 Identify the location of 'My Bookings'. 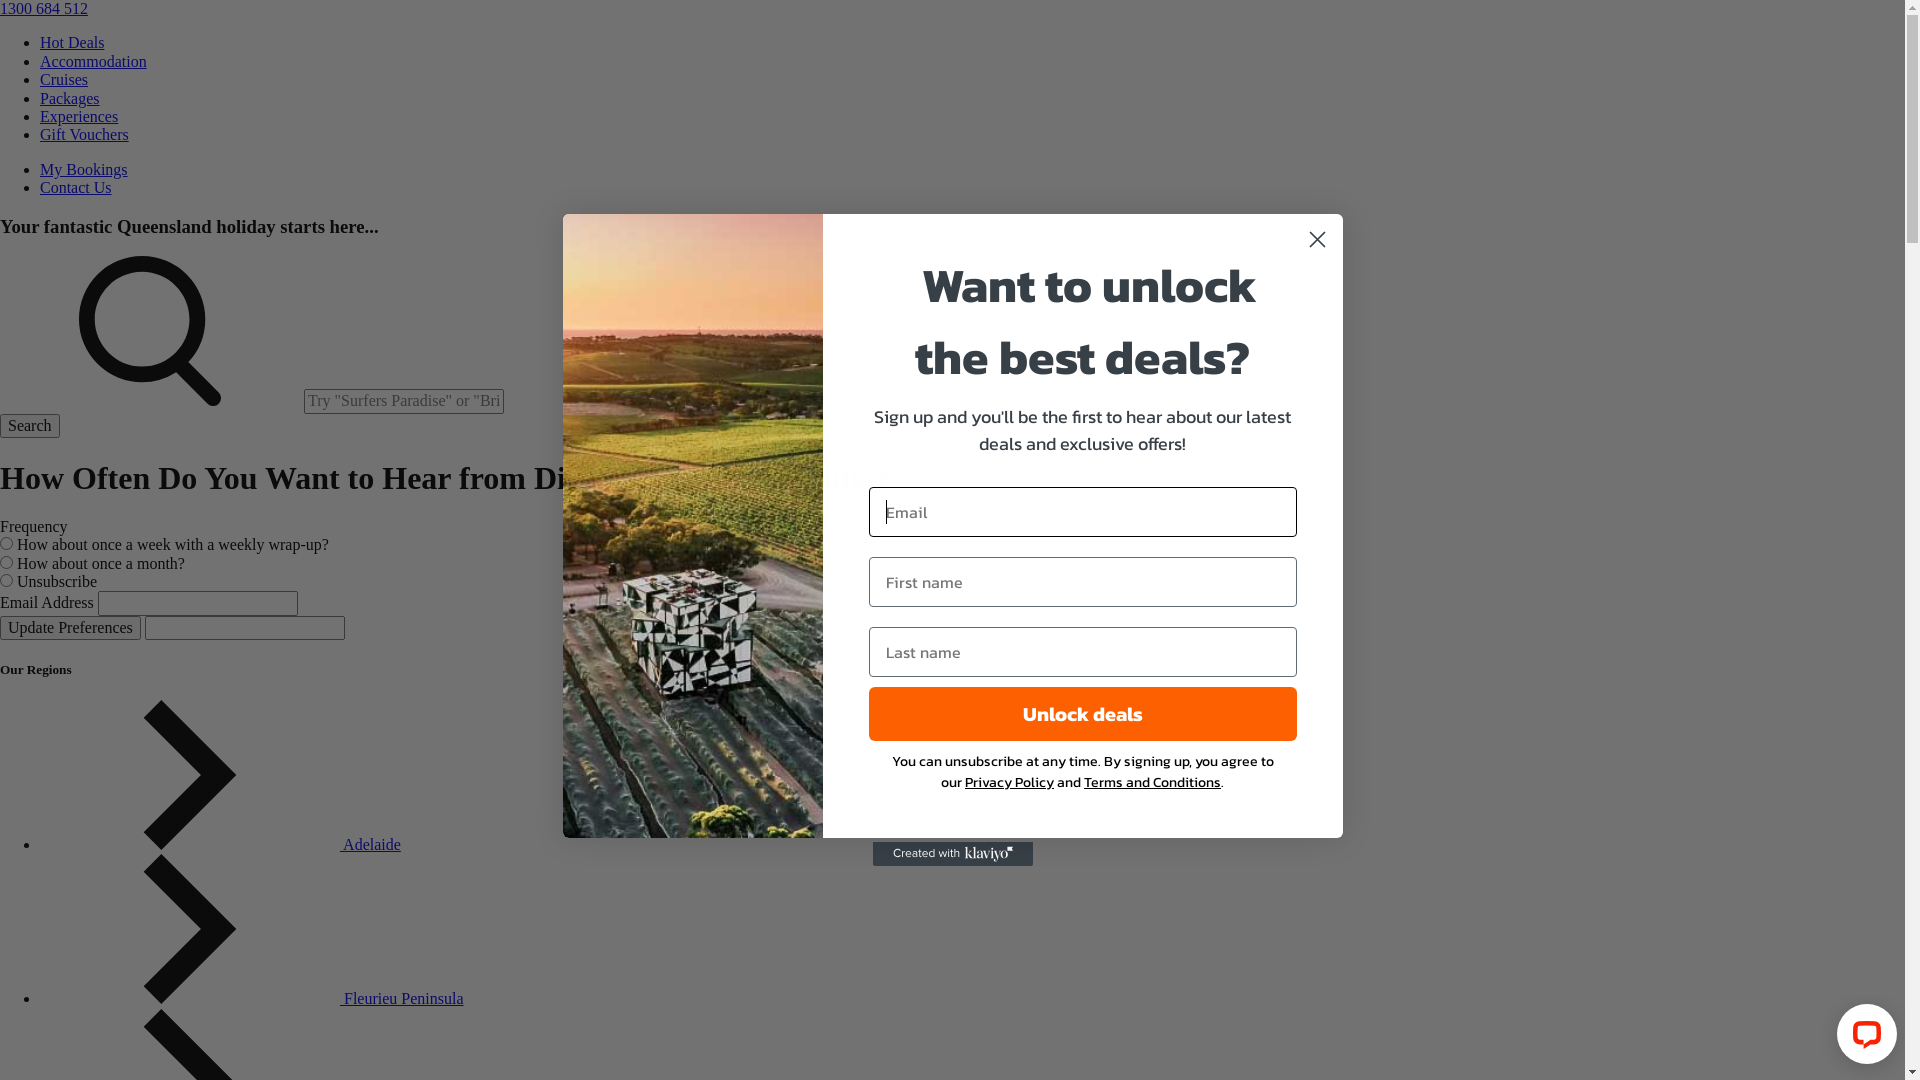
(39, 168).